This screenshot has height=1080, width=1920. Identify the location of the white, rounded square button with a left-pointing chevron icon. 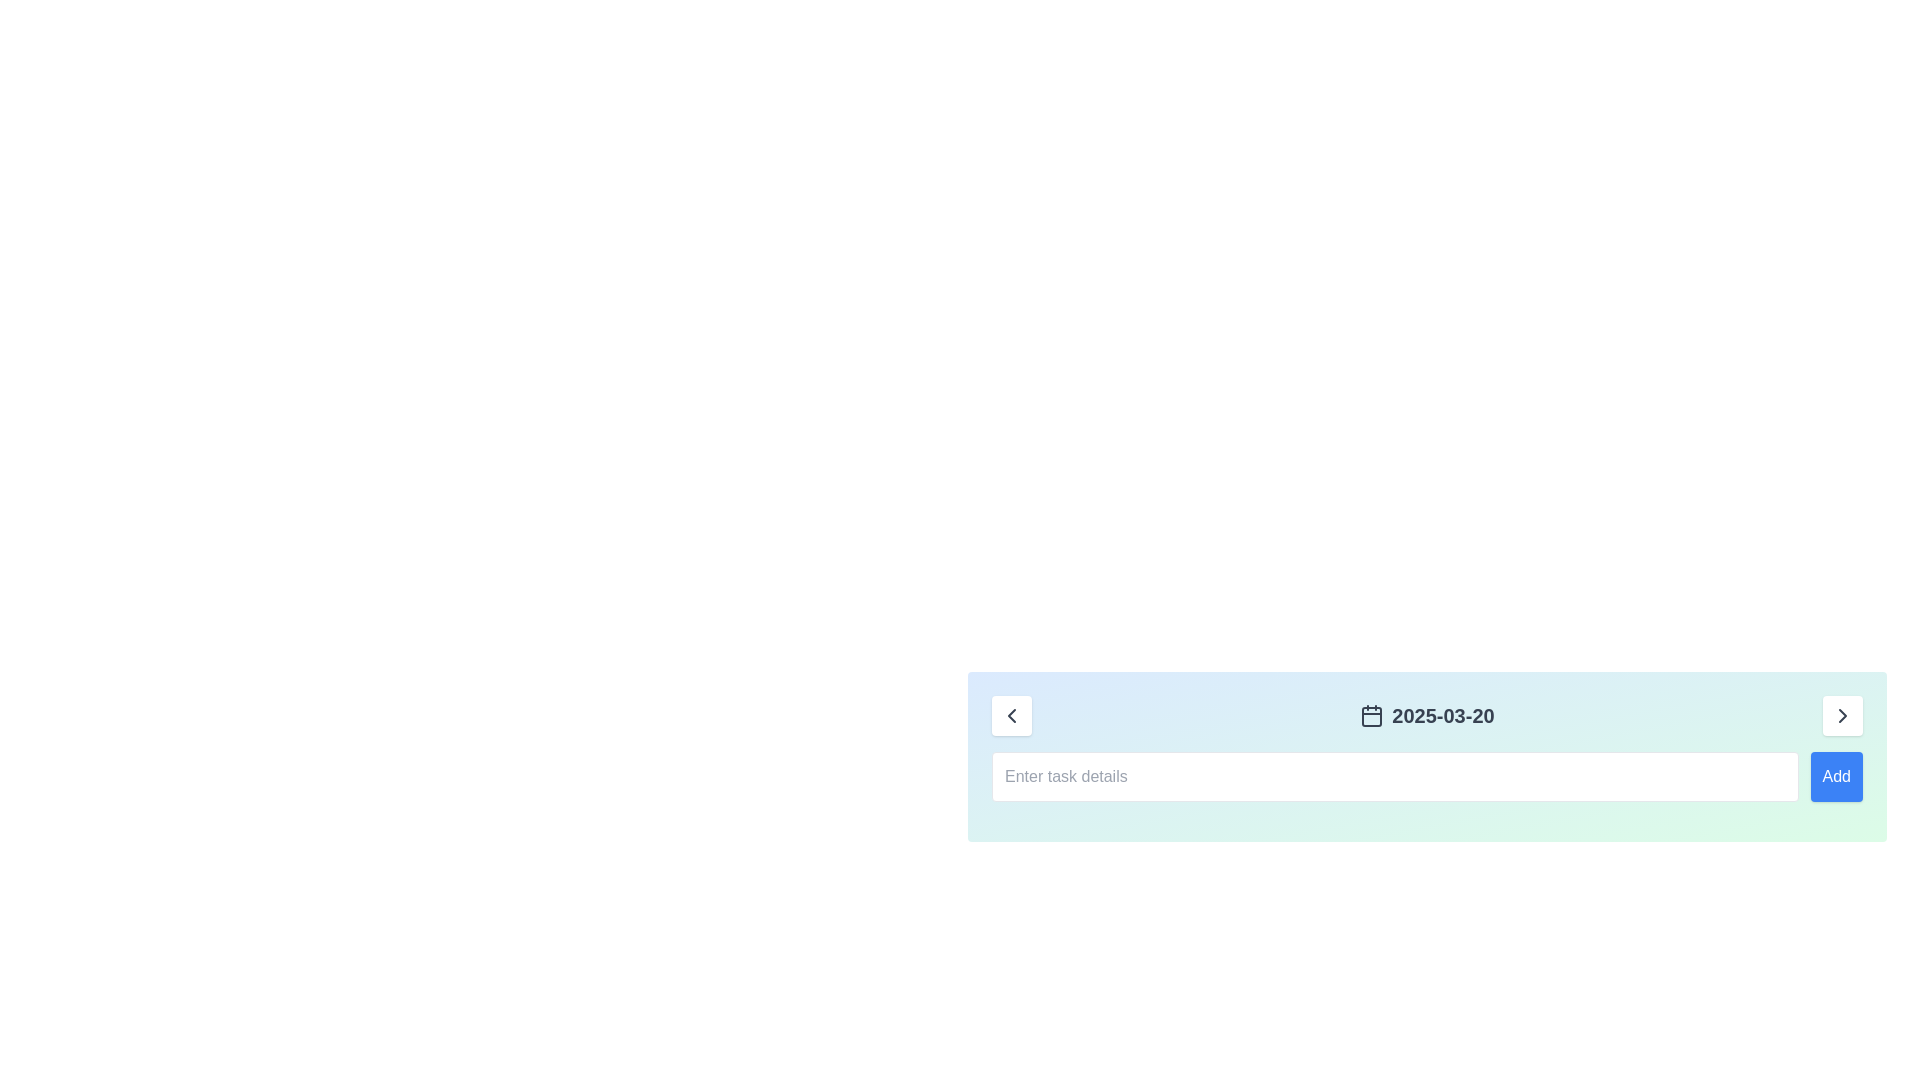
(1012, 715).